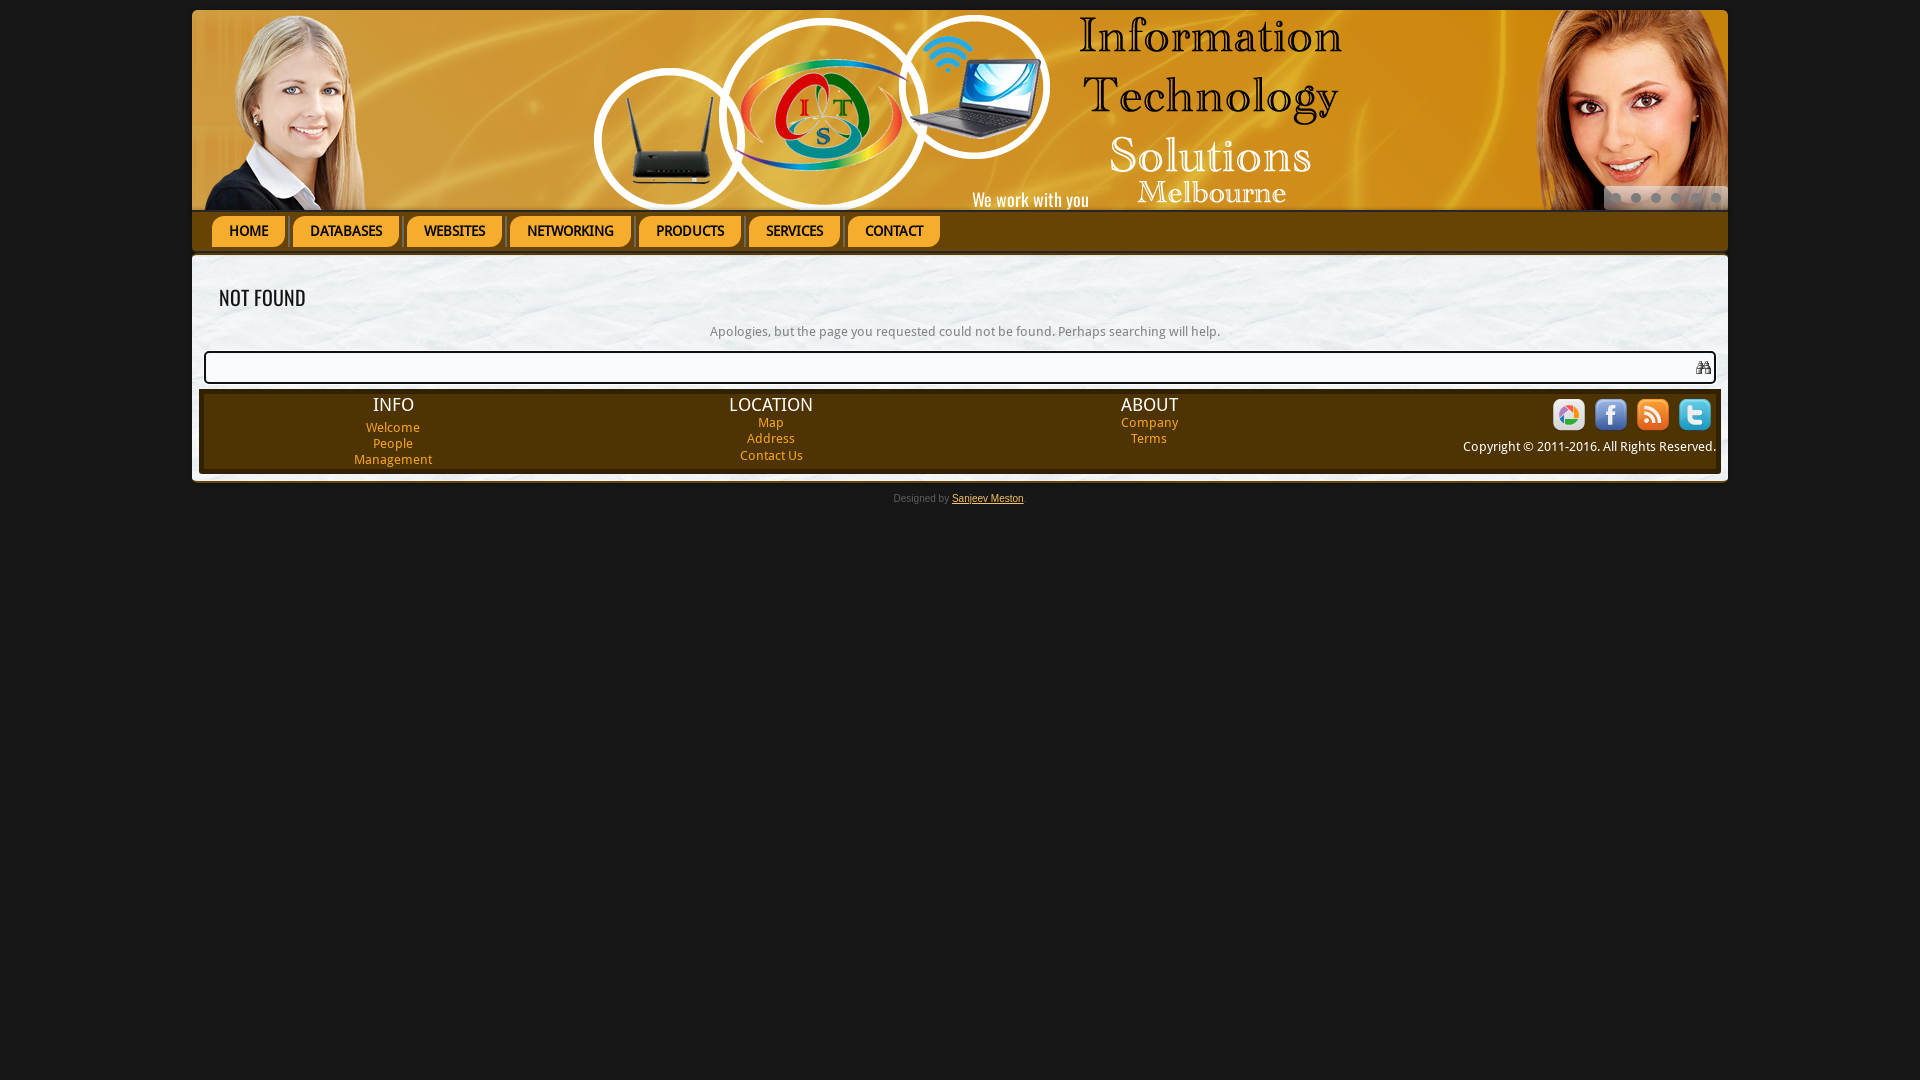 Image resolution: width=1920 pixels, height=1080 pixels. What do you see at coordinates (690, 230) in the screenshot?
I see `'PRODUCTS'` at bounding box center [690, 230].